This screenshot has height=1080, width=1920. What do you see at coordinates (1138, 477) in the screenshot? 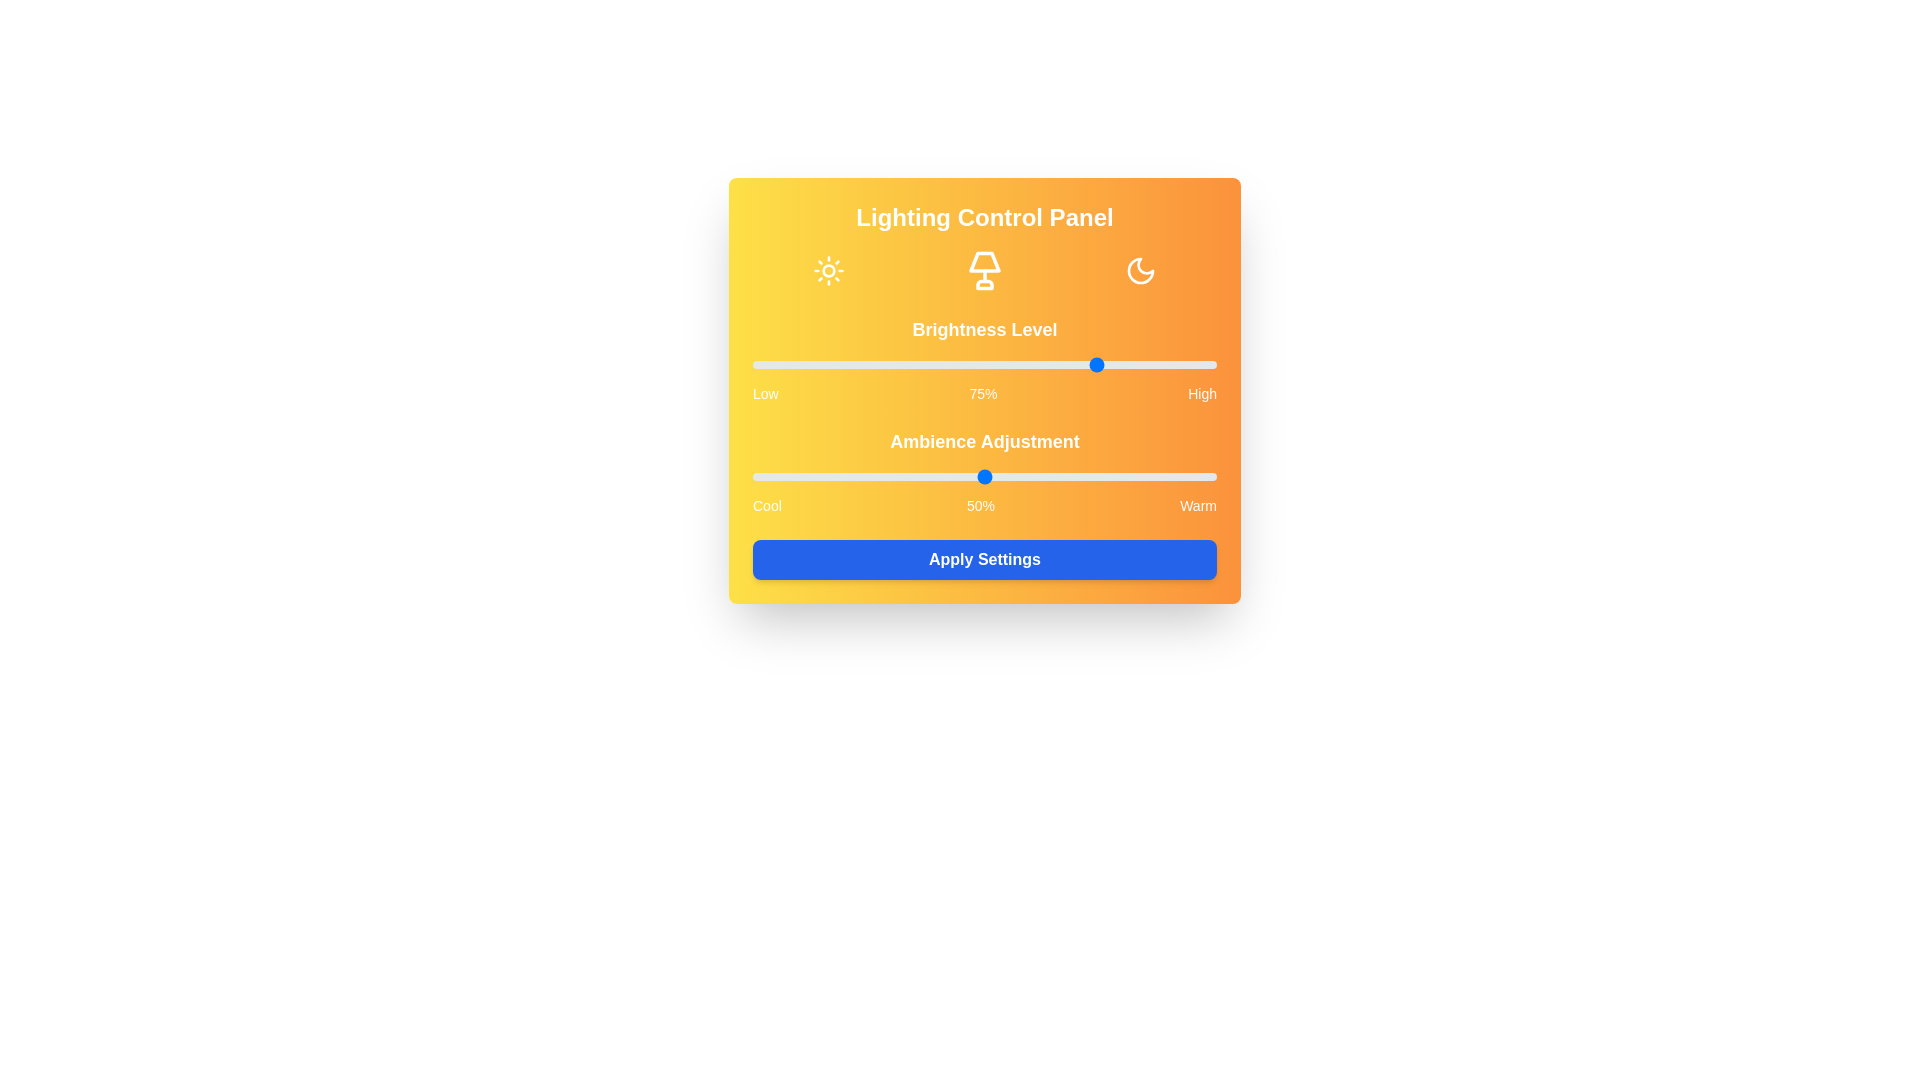
I see `the ambiance level to 83% by adjusting the slider` at bounding box center [1138, 477].